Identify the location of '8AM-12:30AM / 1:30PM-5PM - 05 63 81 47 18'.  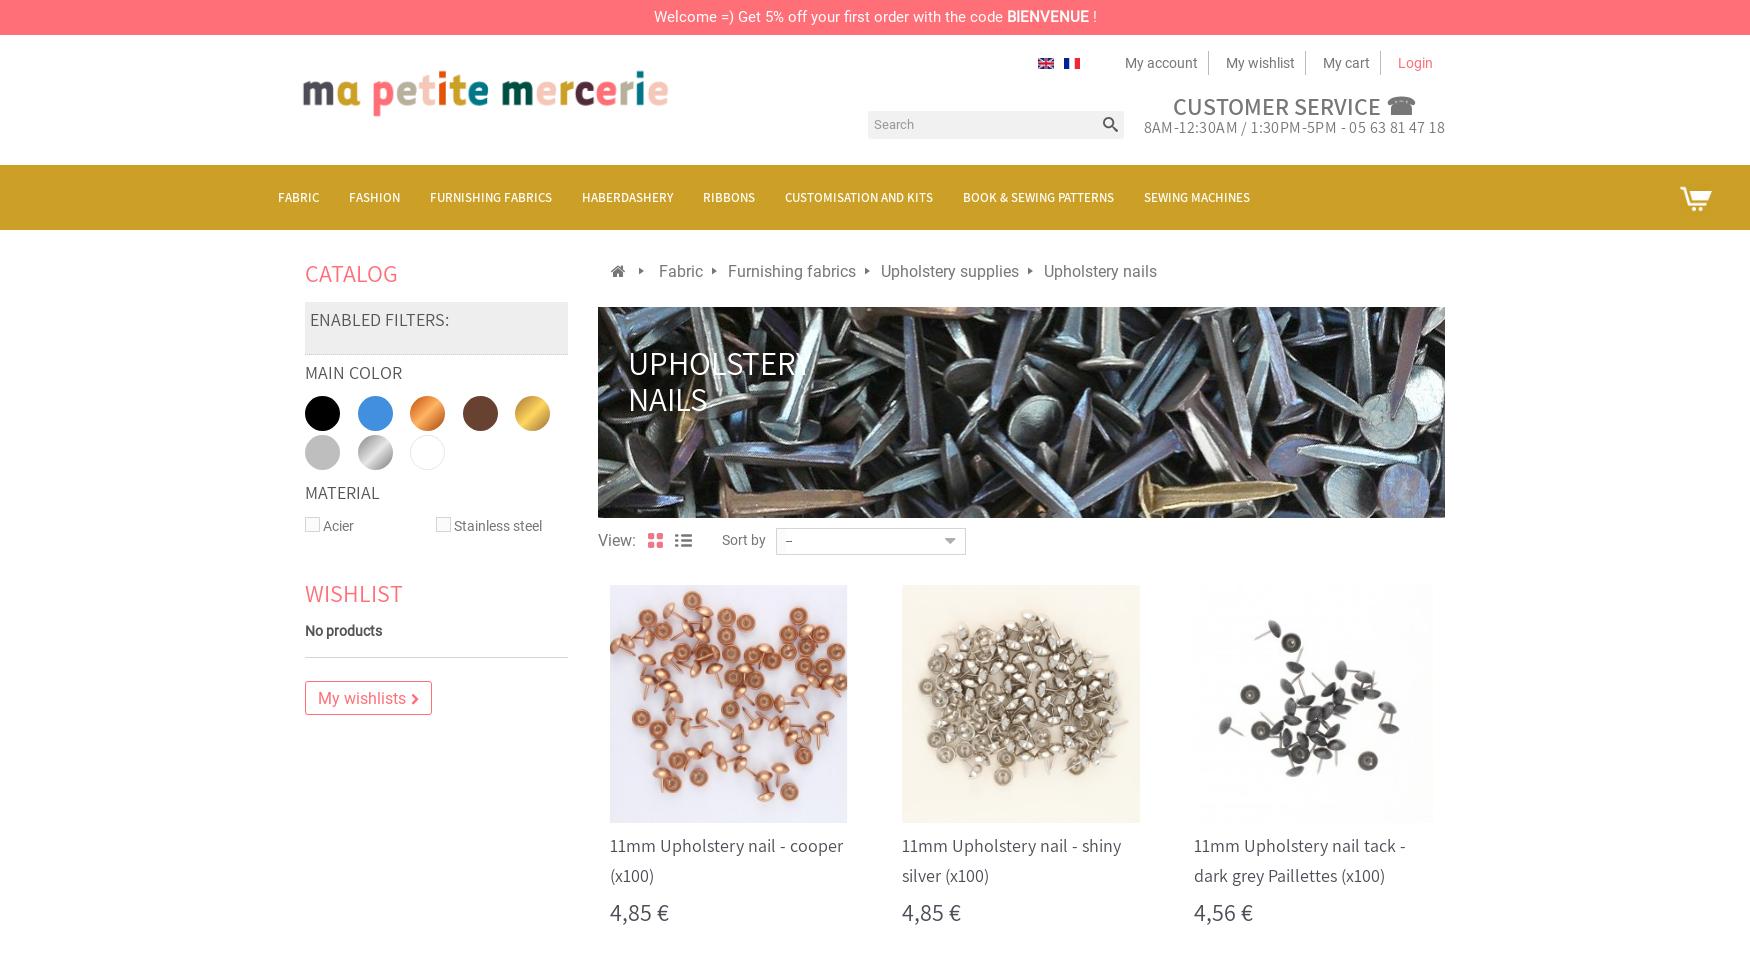
(1292, 126).